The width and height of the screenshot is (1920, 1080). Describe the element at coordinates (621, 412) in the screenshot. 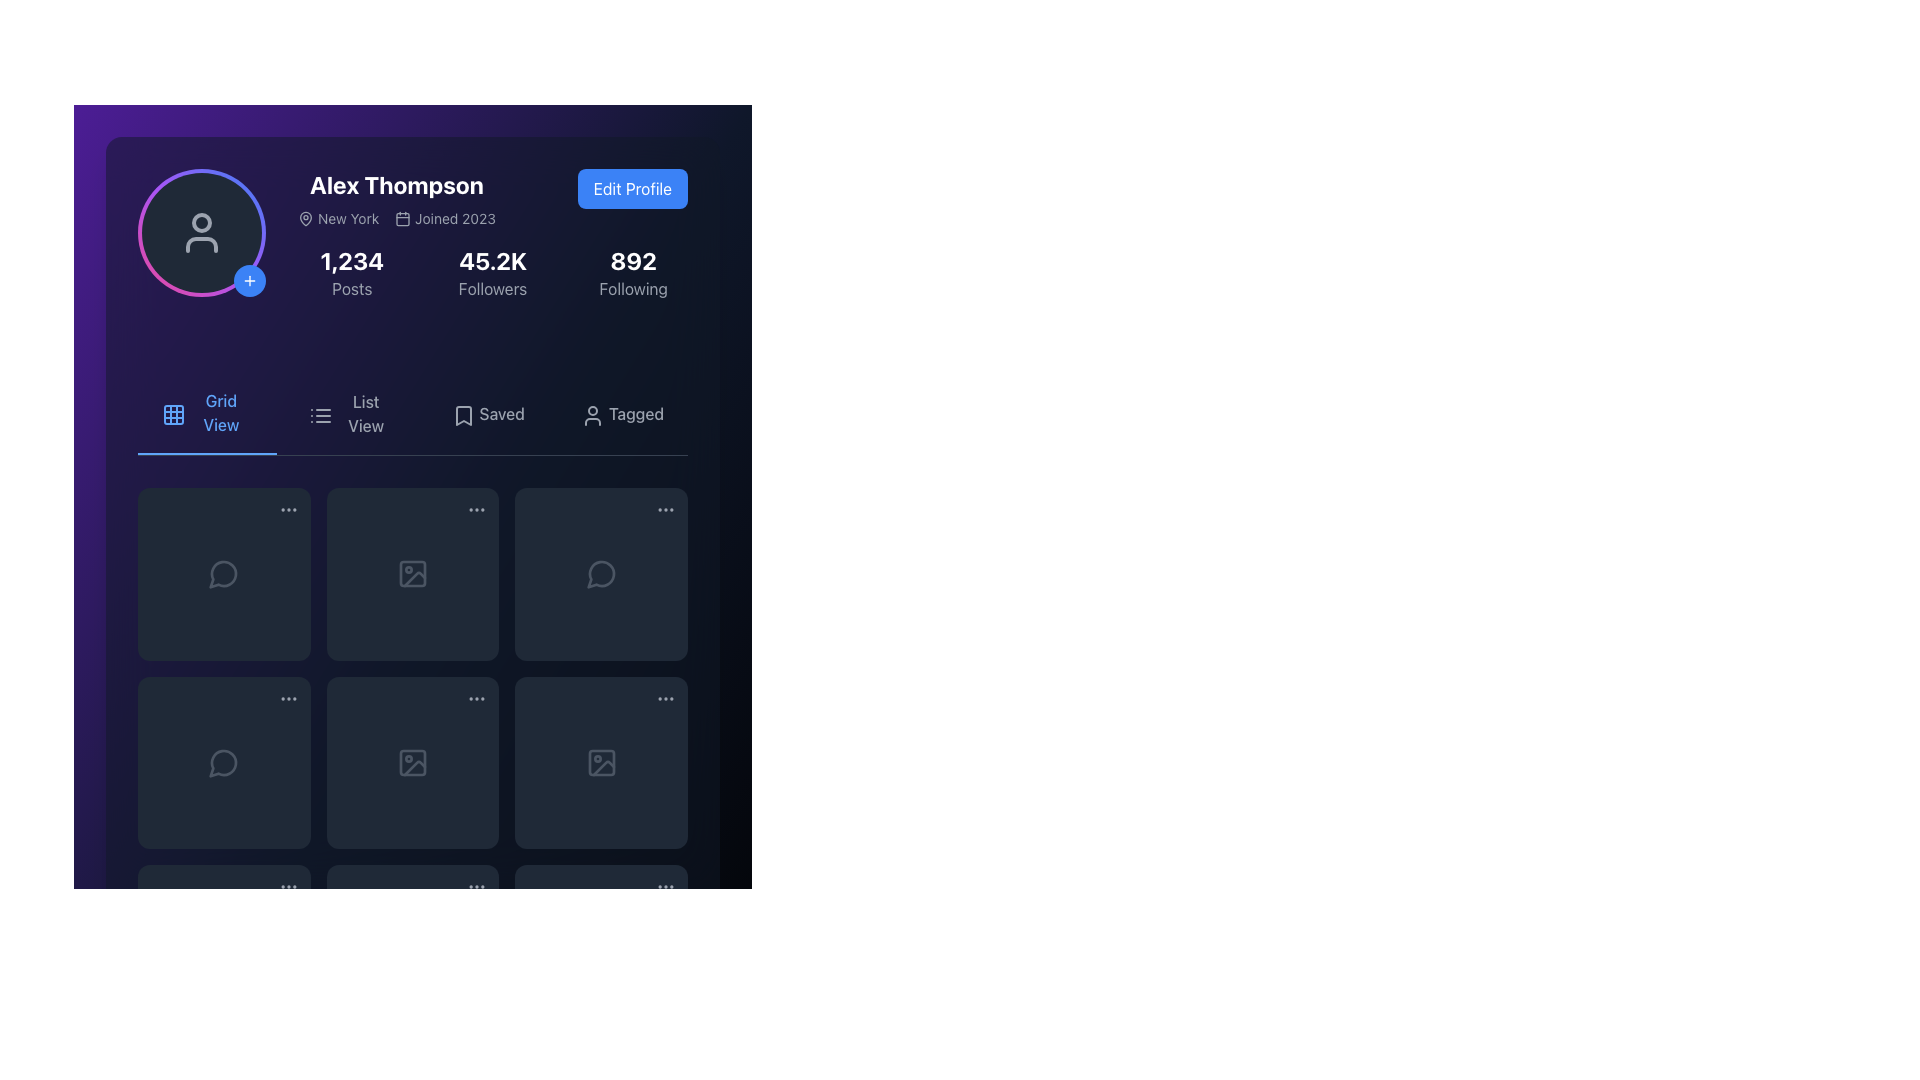

I see `the 'Tagged' button in the navigation bar` at that location.